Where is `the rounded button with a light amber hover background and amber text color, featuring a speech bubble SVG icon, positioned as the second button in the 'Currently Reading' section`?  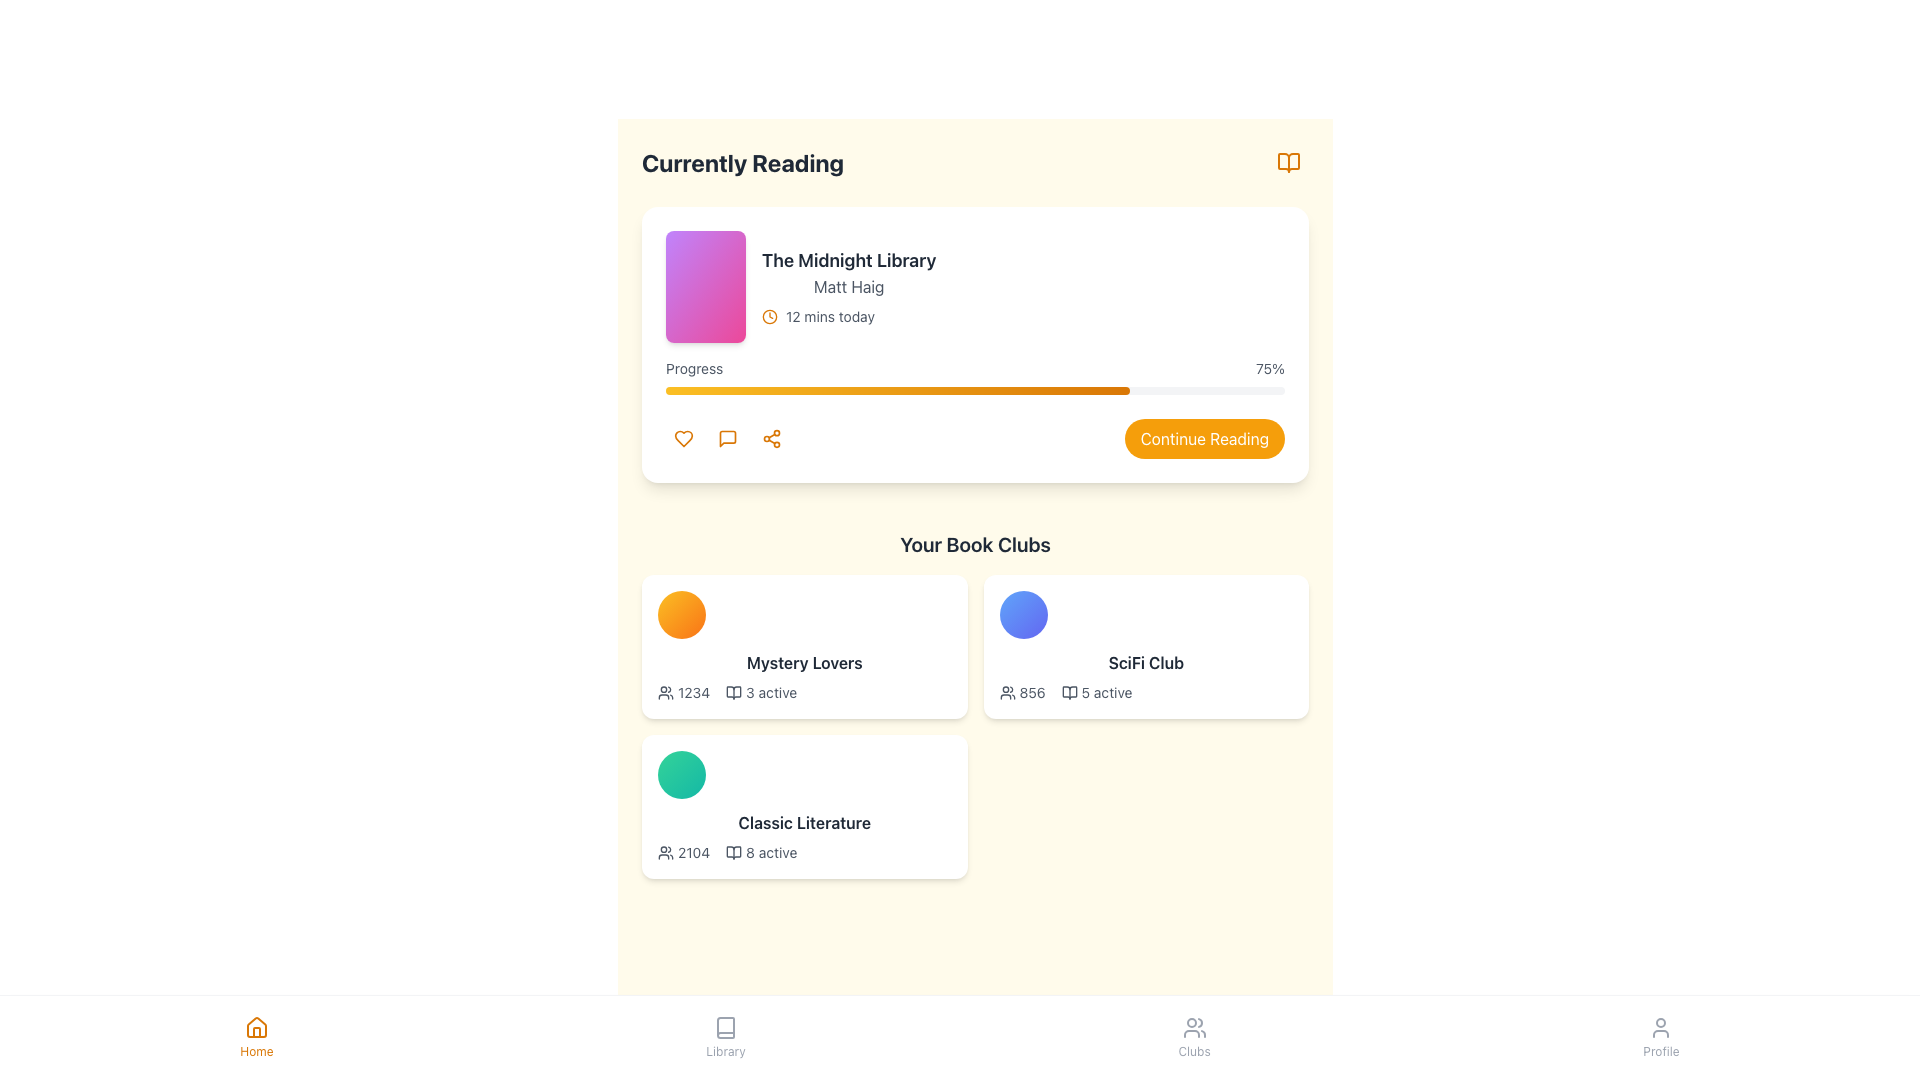
the rounded button with a light amber hover background and amber text color, featuring a speech bubble SVG icon, positioned as the second button in the 'Currently Reading' section is located at coordinates (727, 438).